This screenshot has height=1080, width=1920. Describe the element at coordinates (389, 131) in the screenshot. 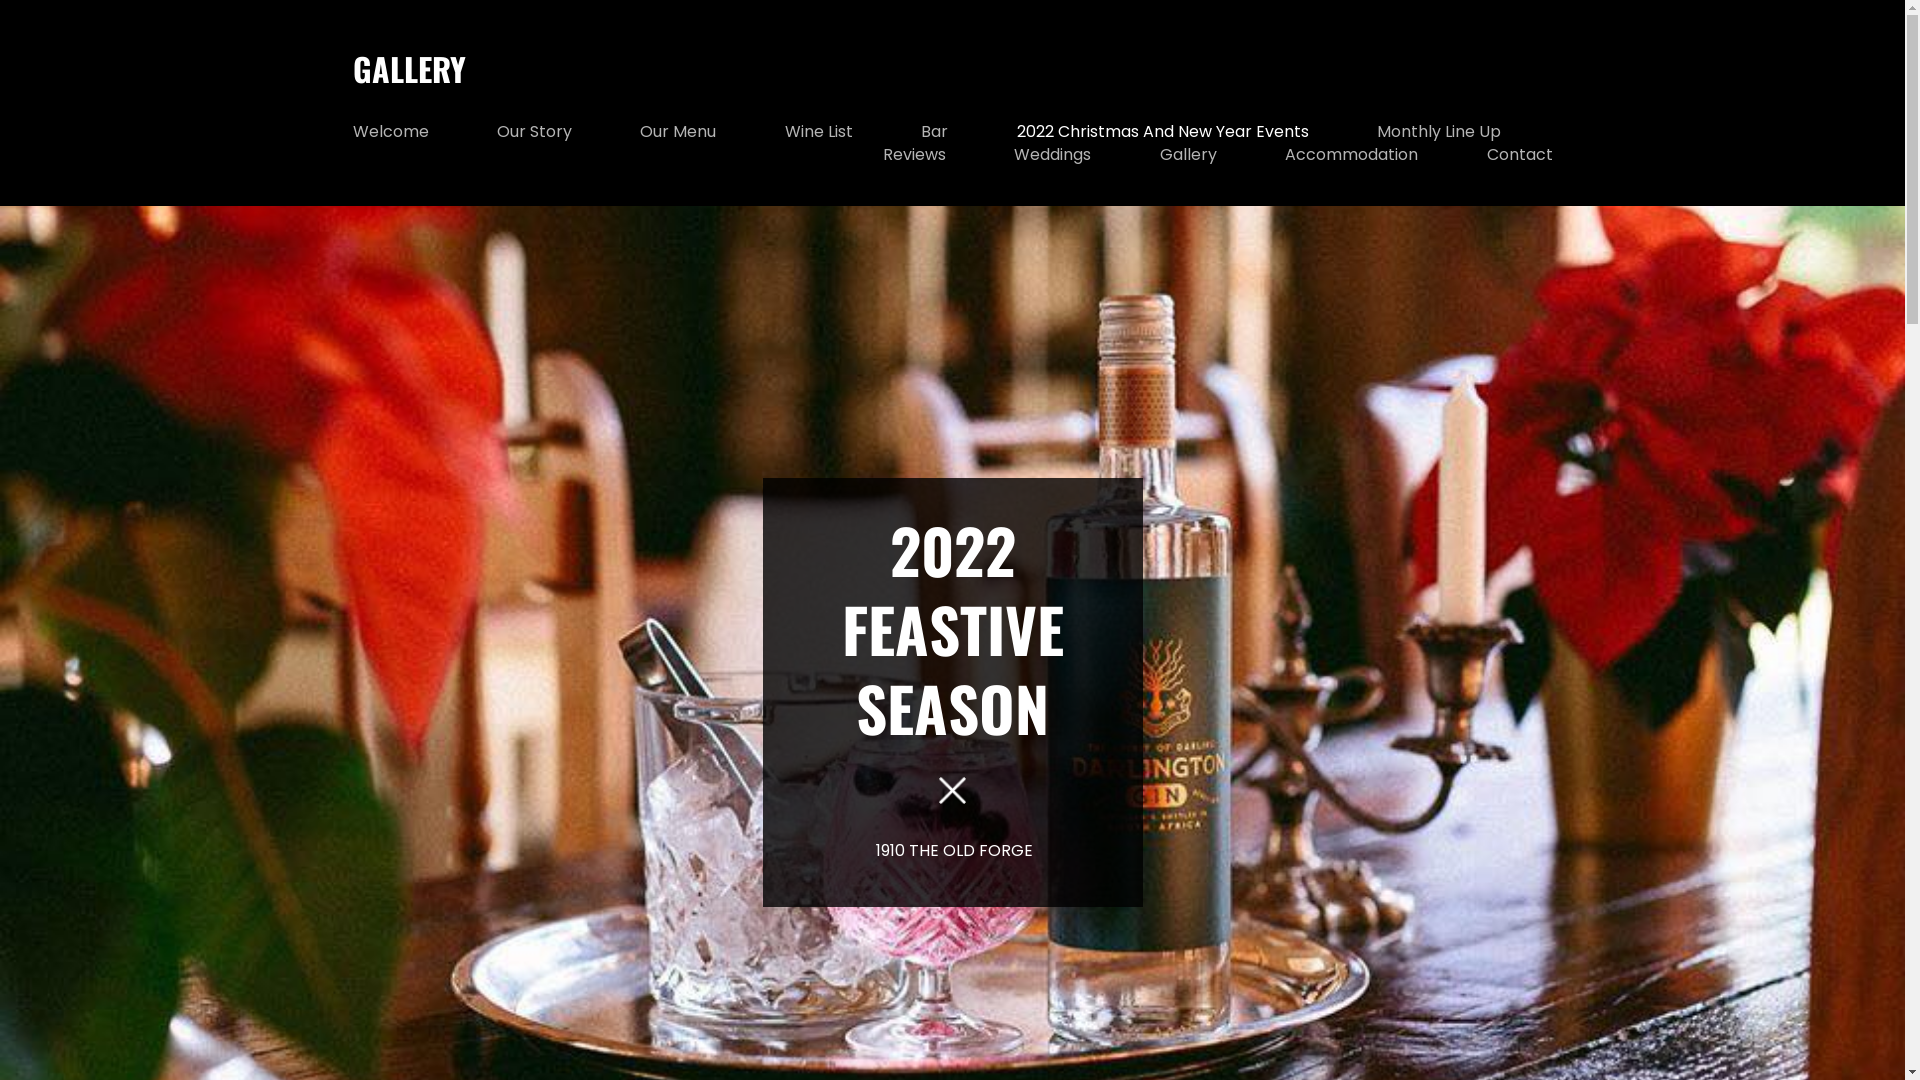

I see `'Welcome'` at that location.